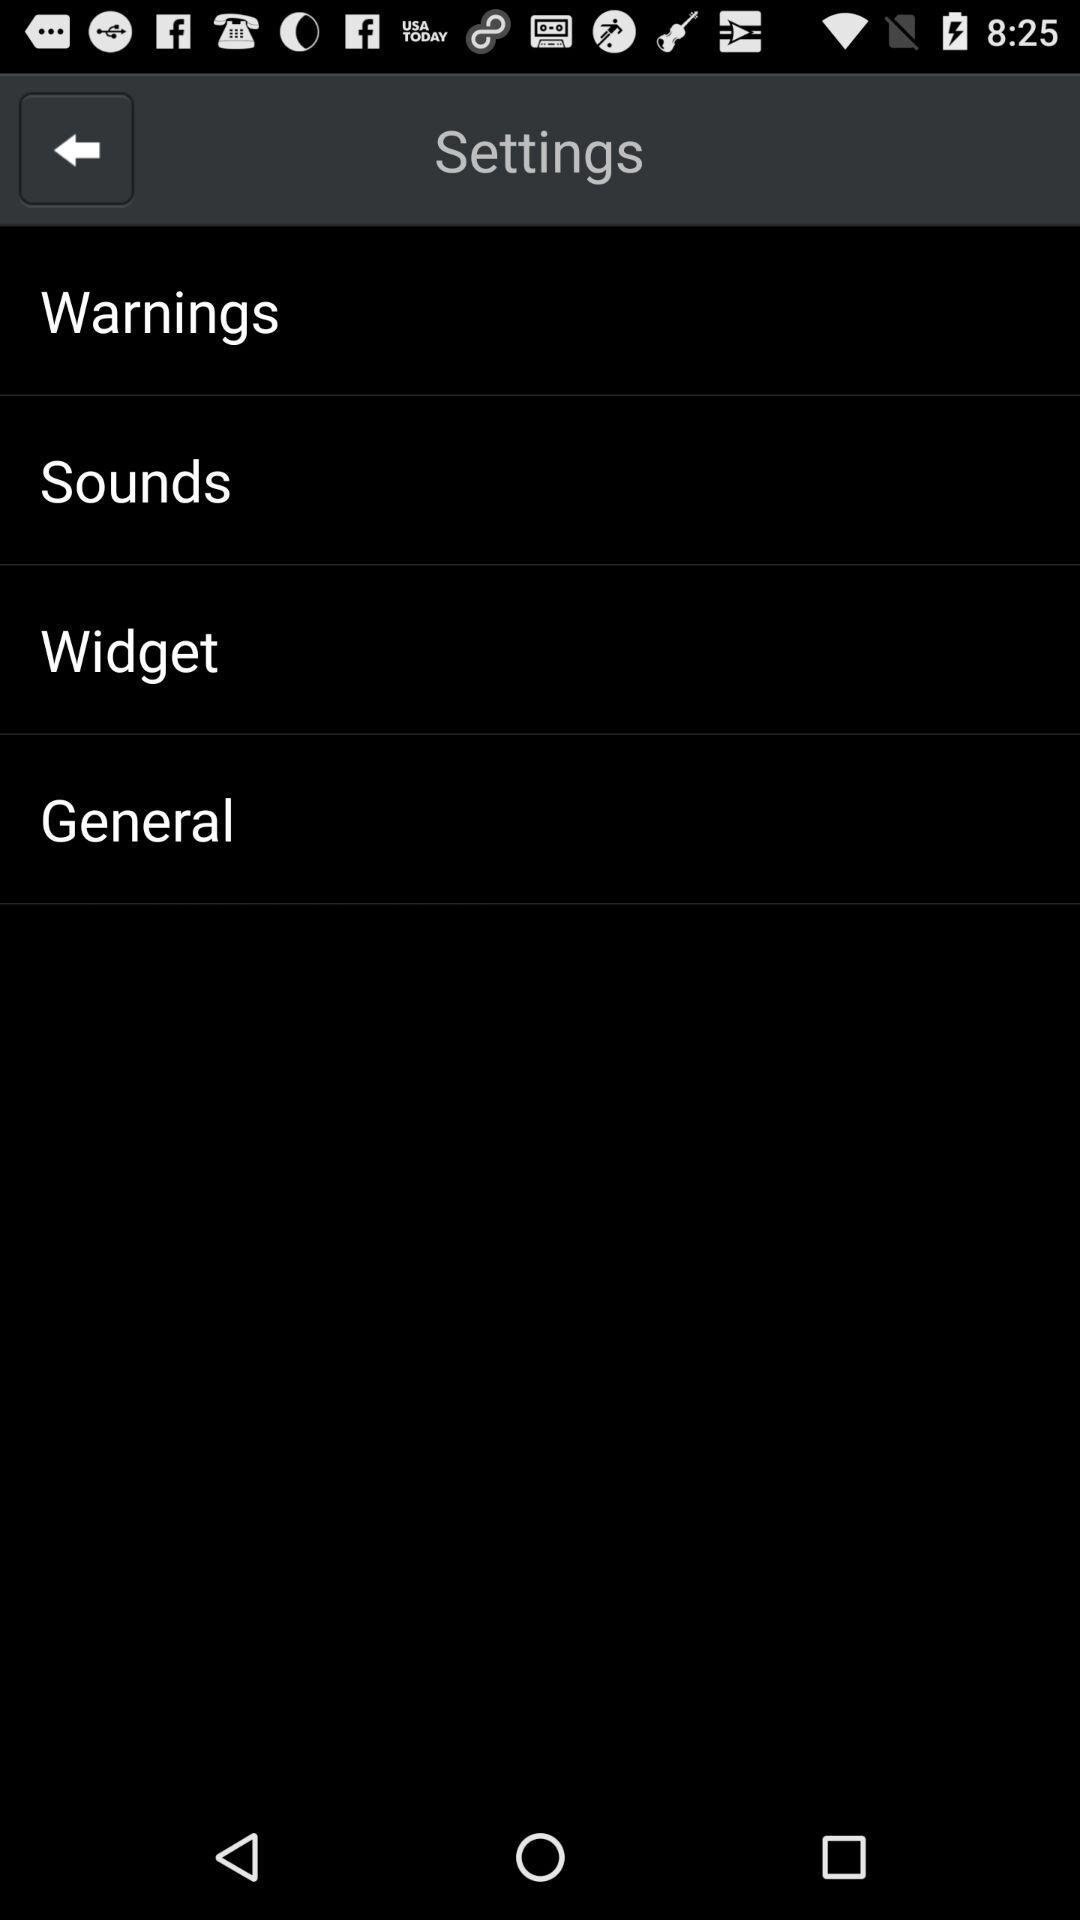  What do you see at coordinates (136, 818) in the screenshot?
I see `general item` at bounding box center [136, 818].